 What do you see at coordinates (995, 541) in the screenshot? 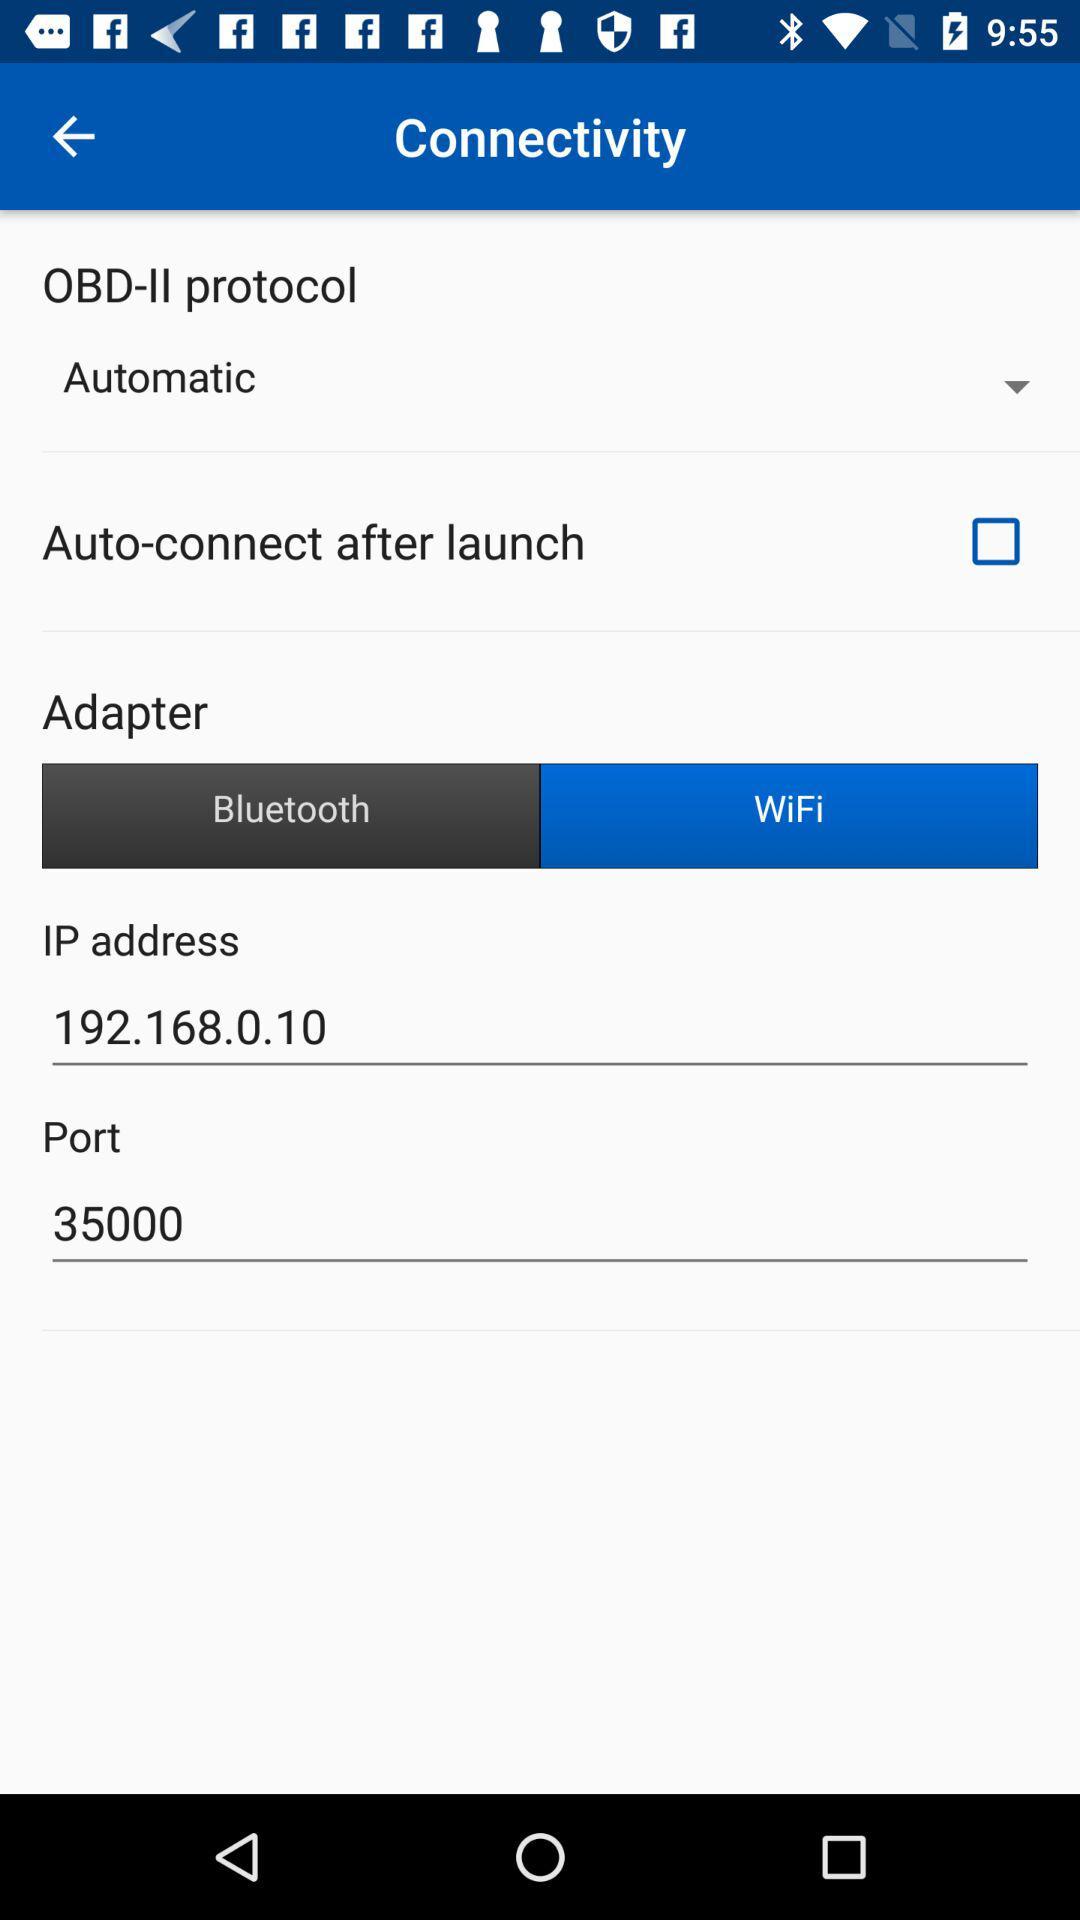
I see `item at the top right corner` at bounding box center [995, 541].